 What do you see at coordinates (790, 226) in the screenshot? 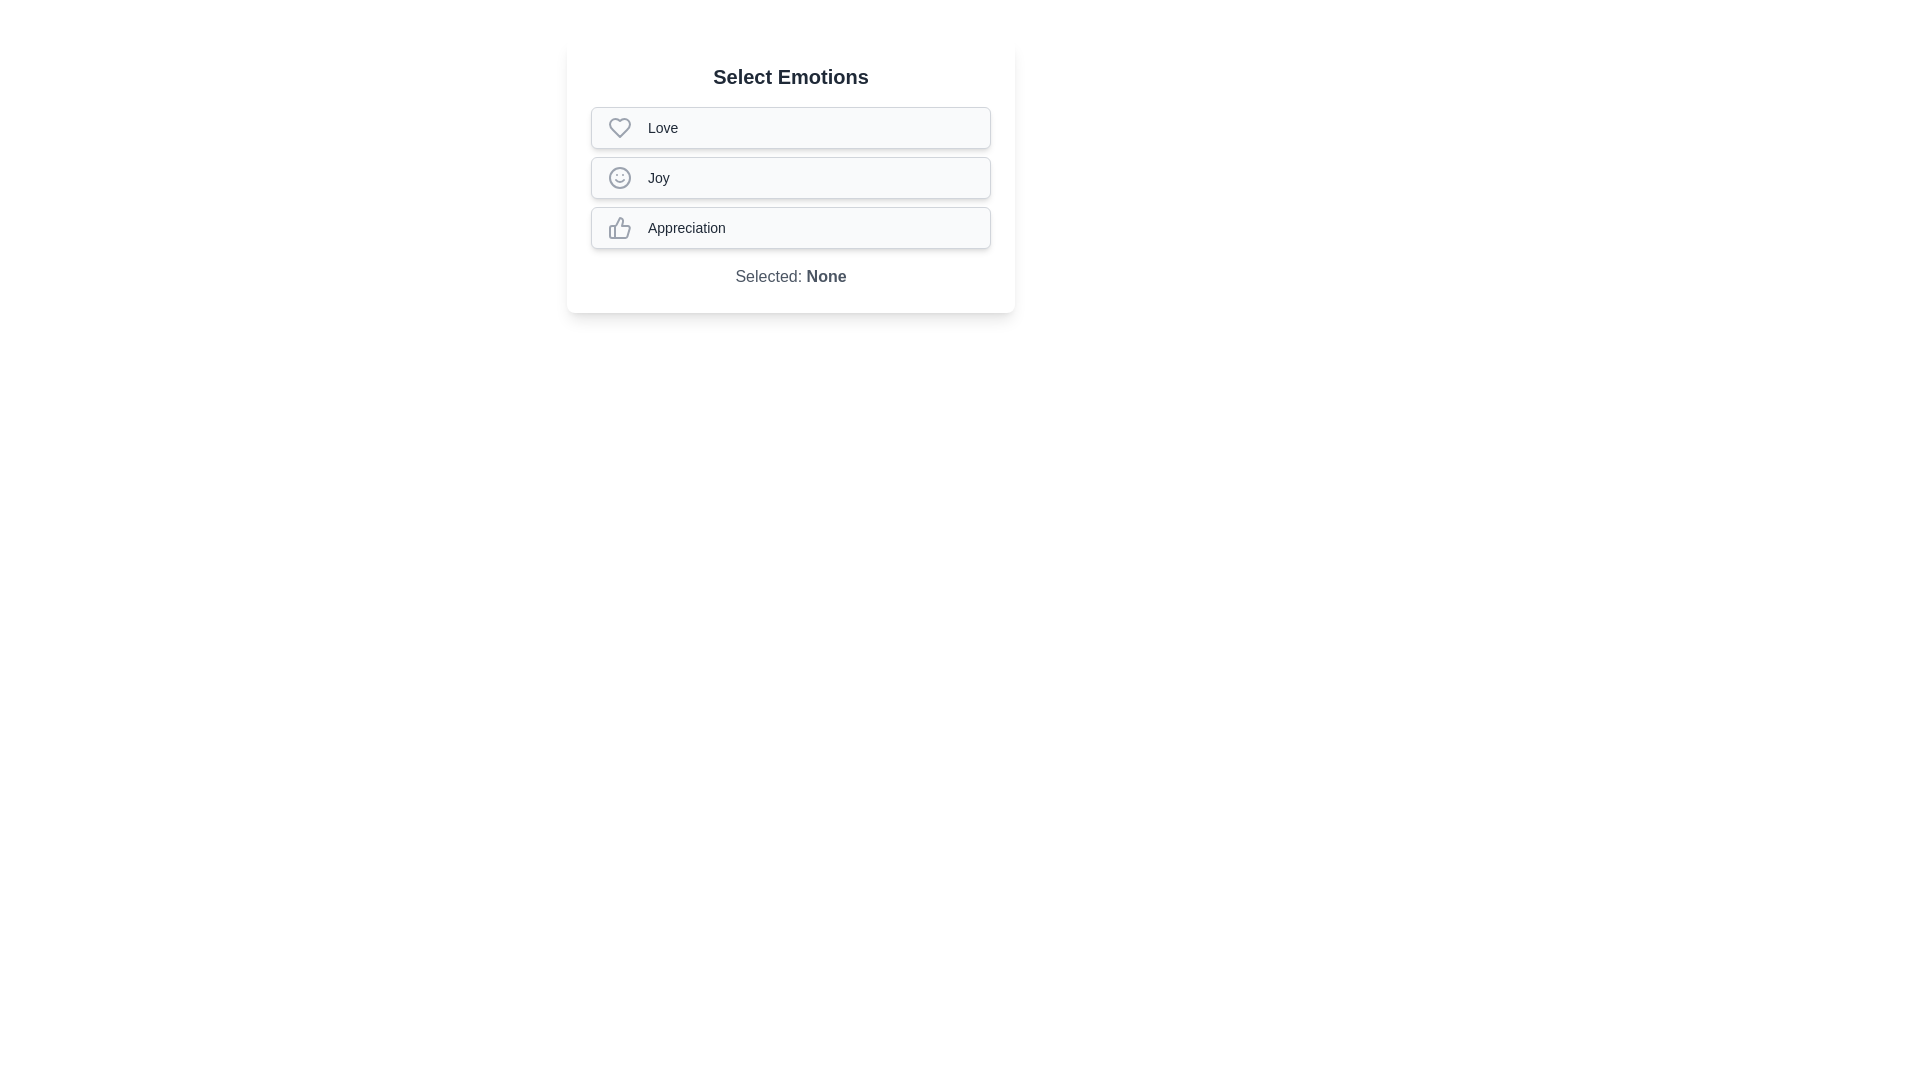
I see `the Appreciation chip` at bounding box center [790, 226].